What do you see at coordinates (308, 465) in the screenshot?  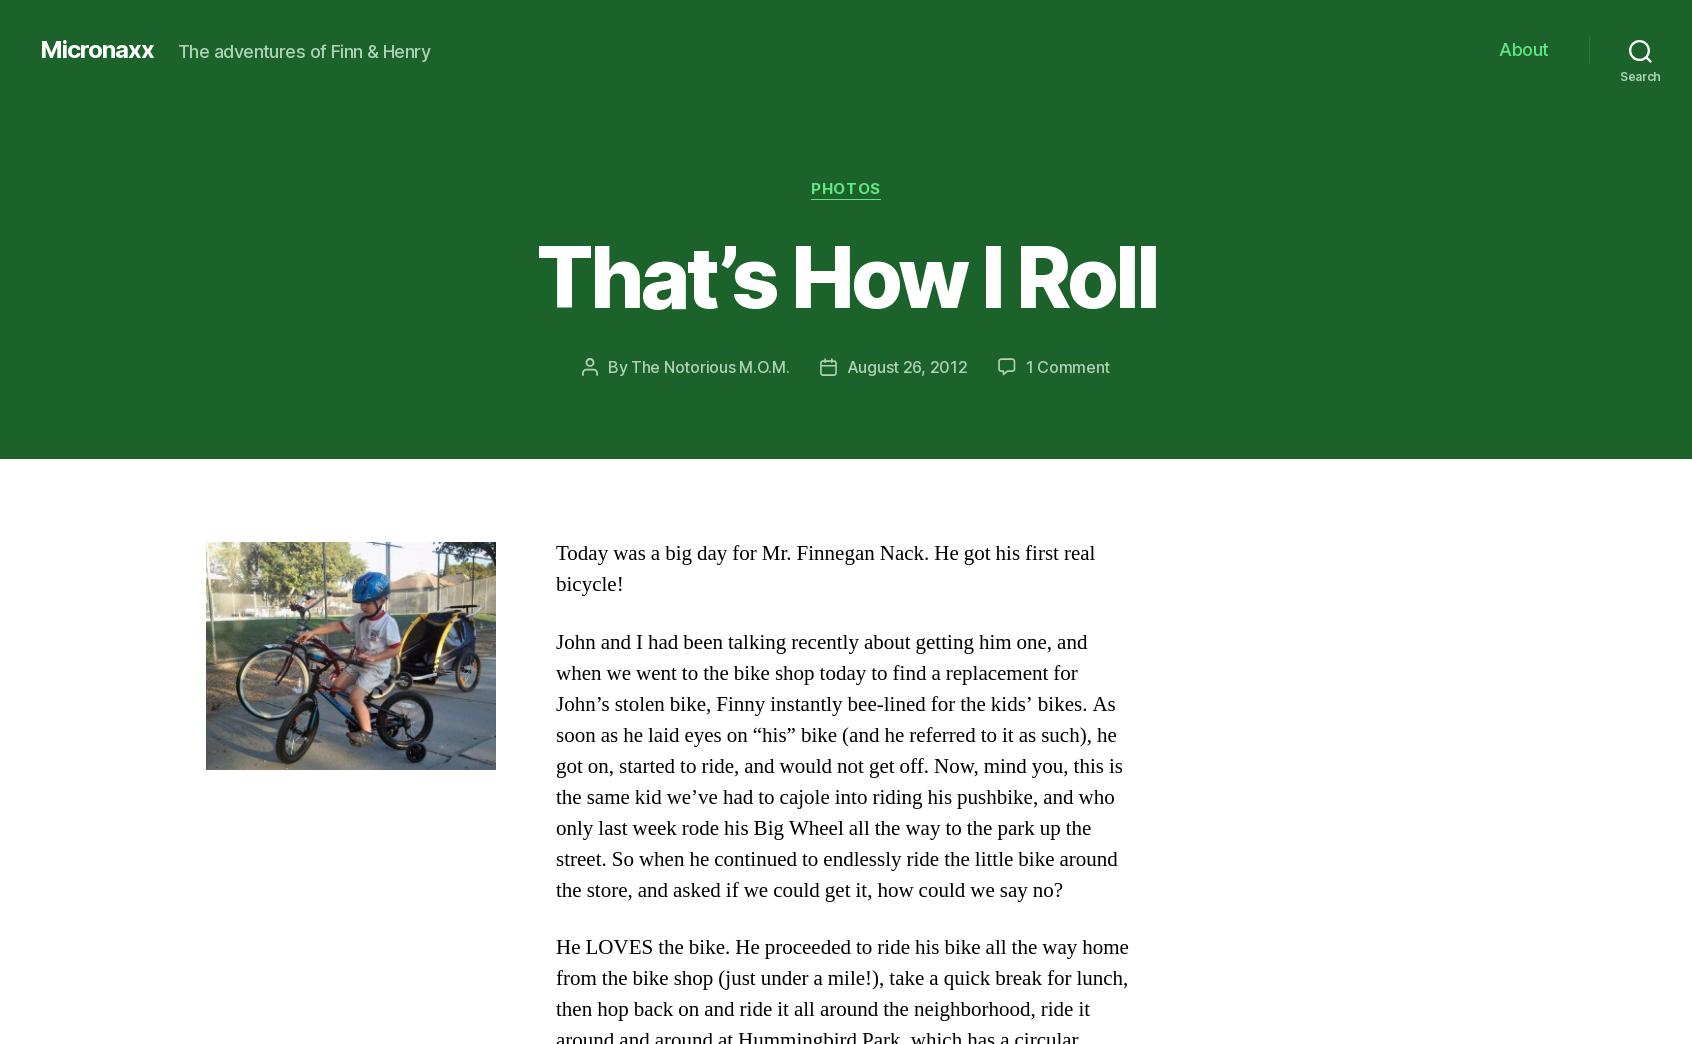 I see `'August 2011'` at bounding box center [308, 465].